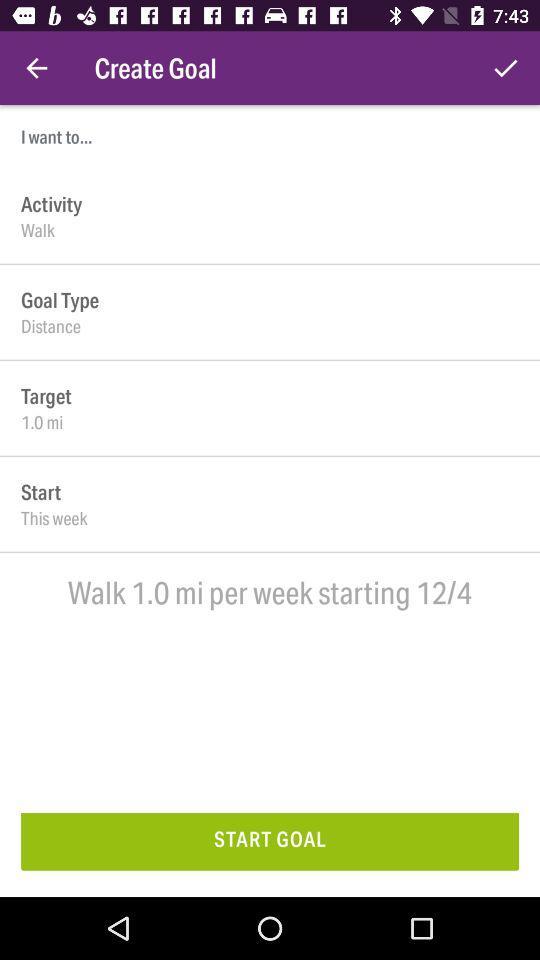 Image resolution: width=540 pixels, height=960 pixels. I want to click on start goal, so click(270, 840).